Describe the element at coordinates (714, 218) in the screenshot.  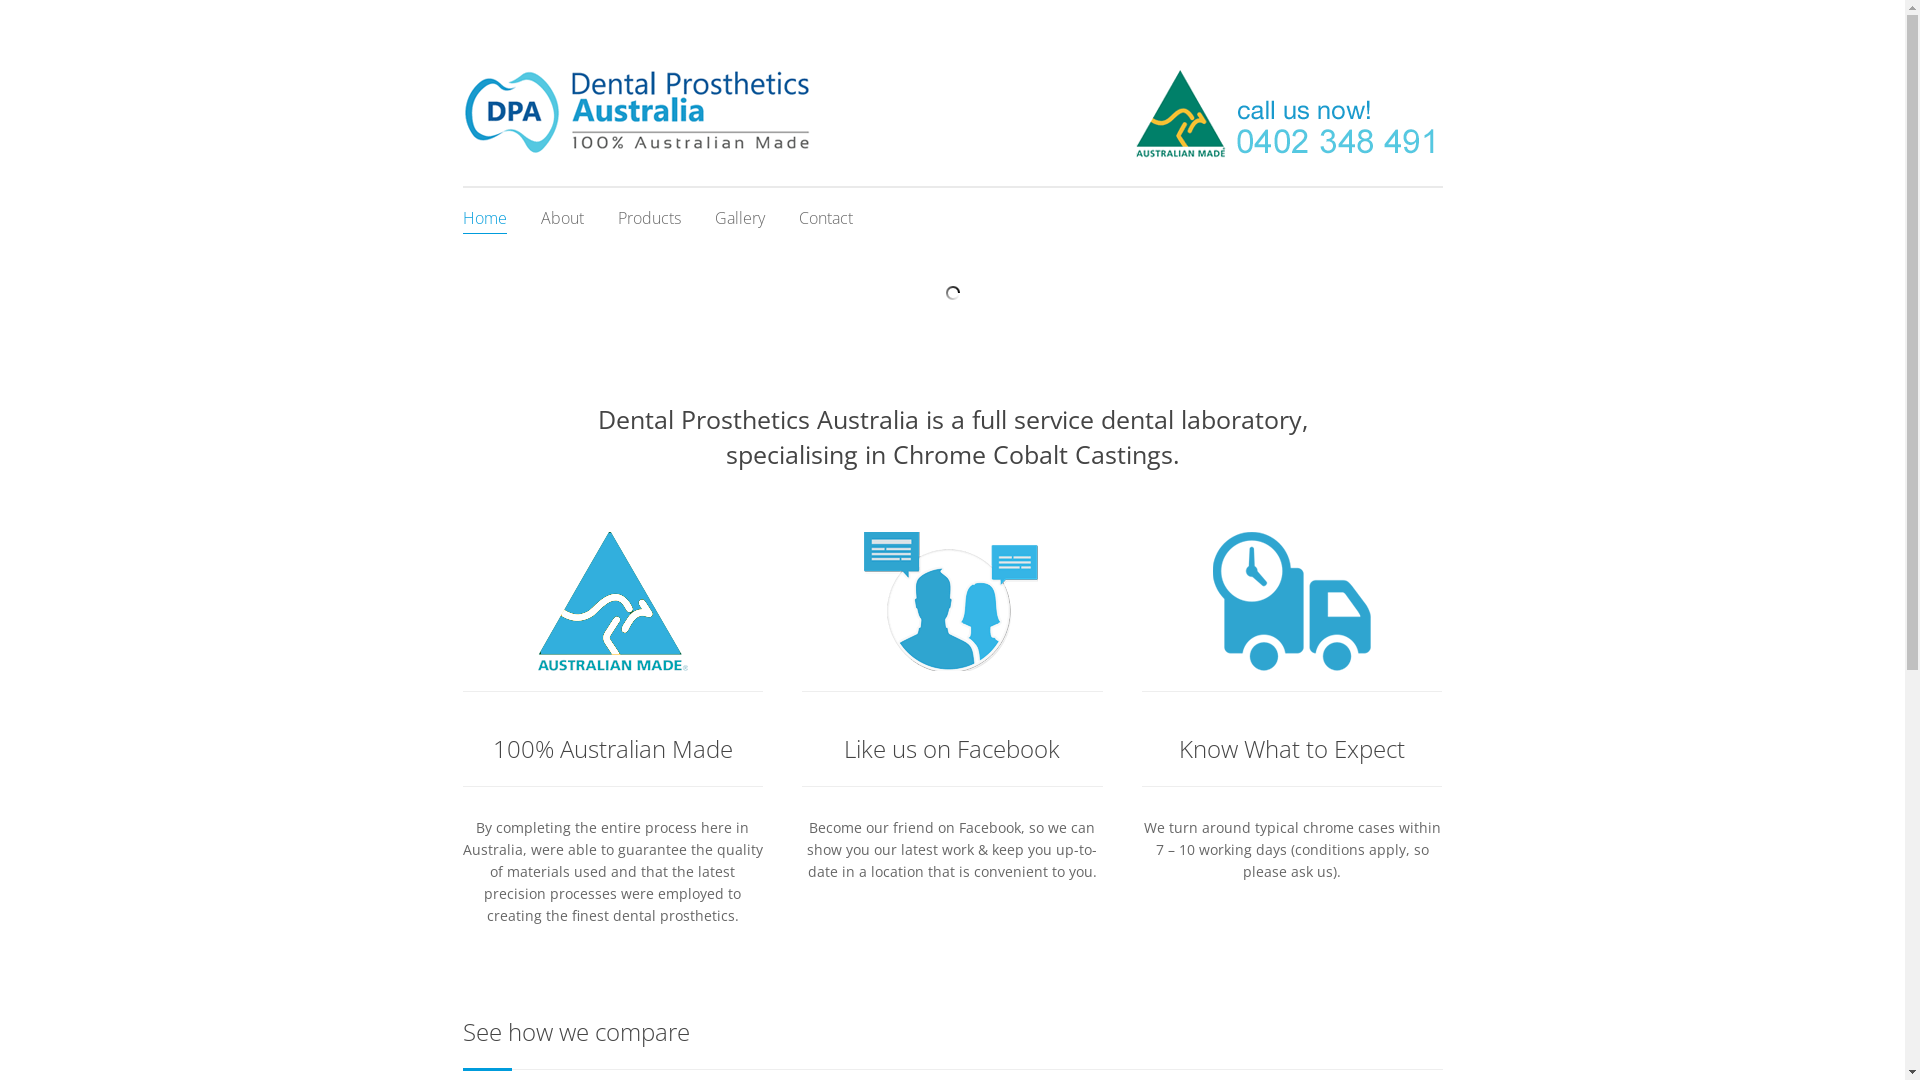
I see `'Gallery'` at that location.